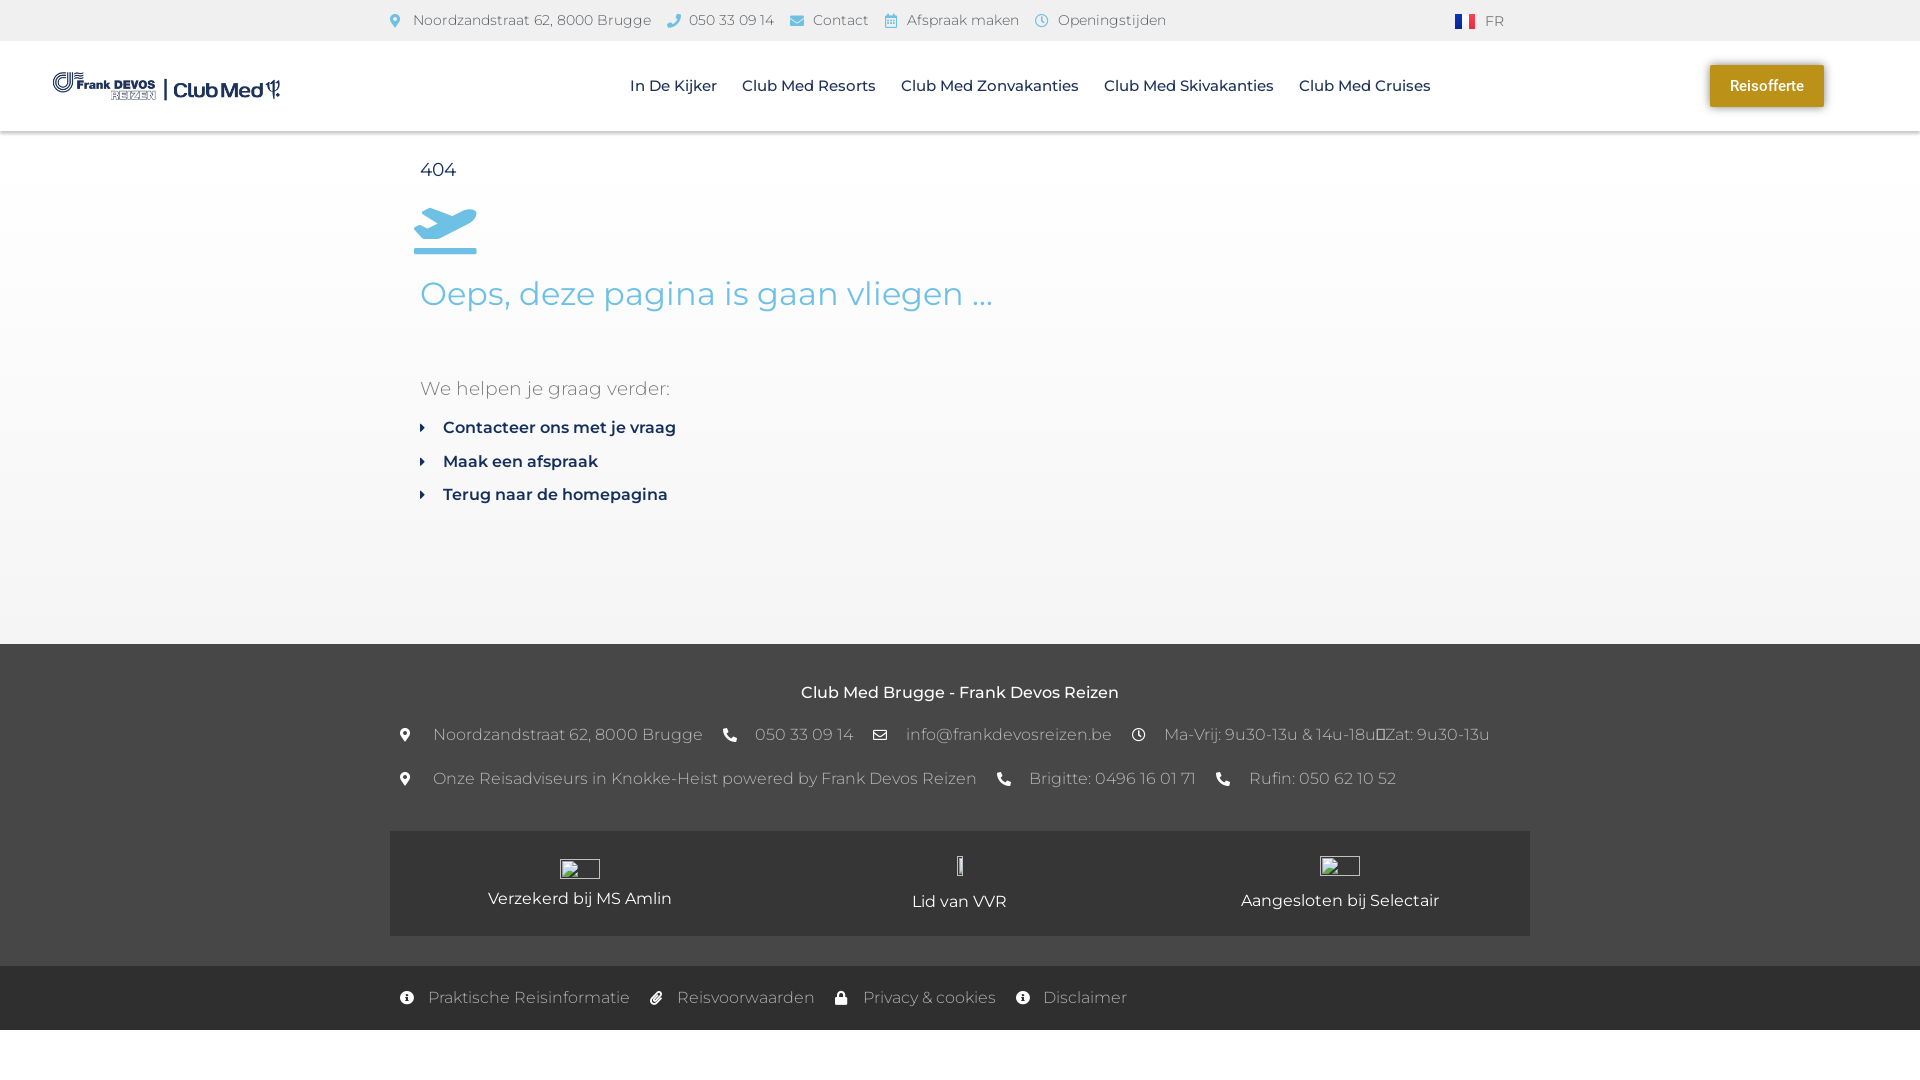 The image size is (1920, 1080). What do you see at coordinates (950, 20) in the screenshot?
I see `'Afspraak maken'` at bounding box center [950, 20].